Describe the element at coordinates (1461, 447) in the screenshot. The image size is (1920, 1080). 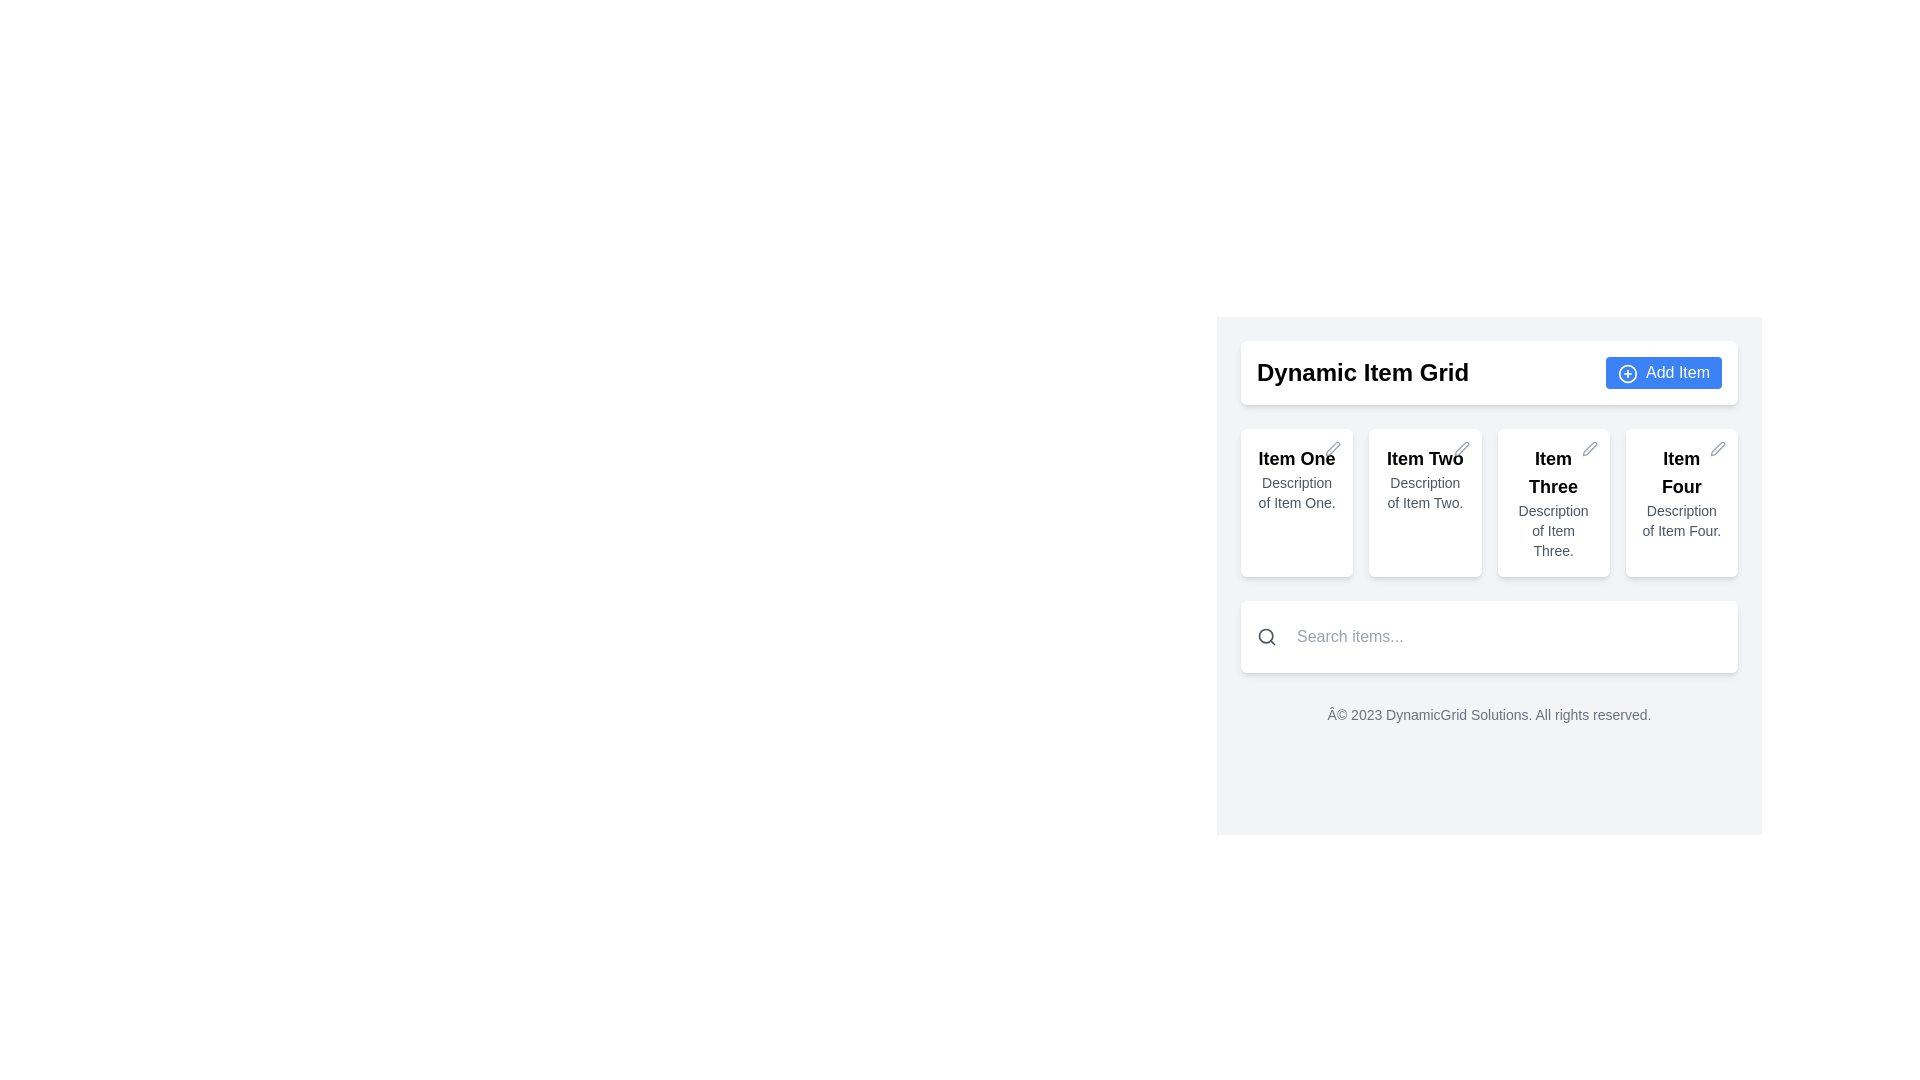
I see `the edit button icon located at the top-right corner of the 'Item Two' card, which allows users to modify the card's details` at that location.